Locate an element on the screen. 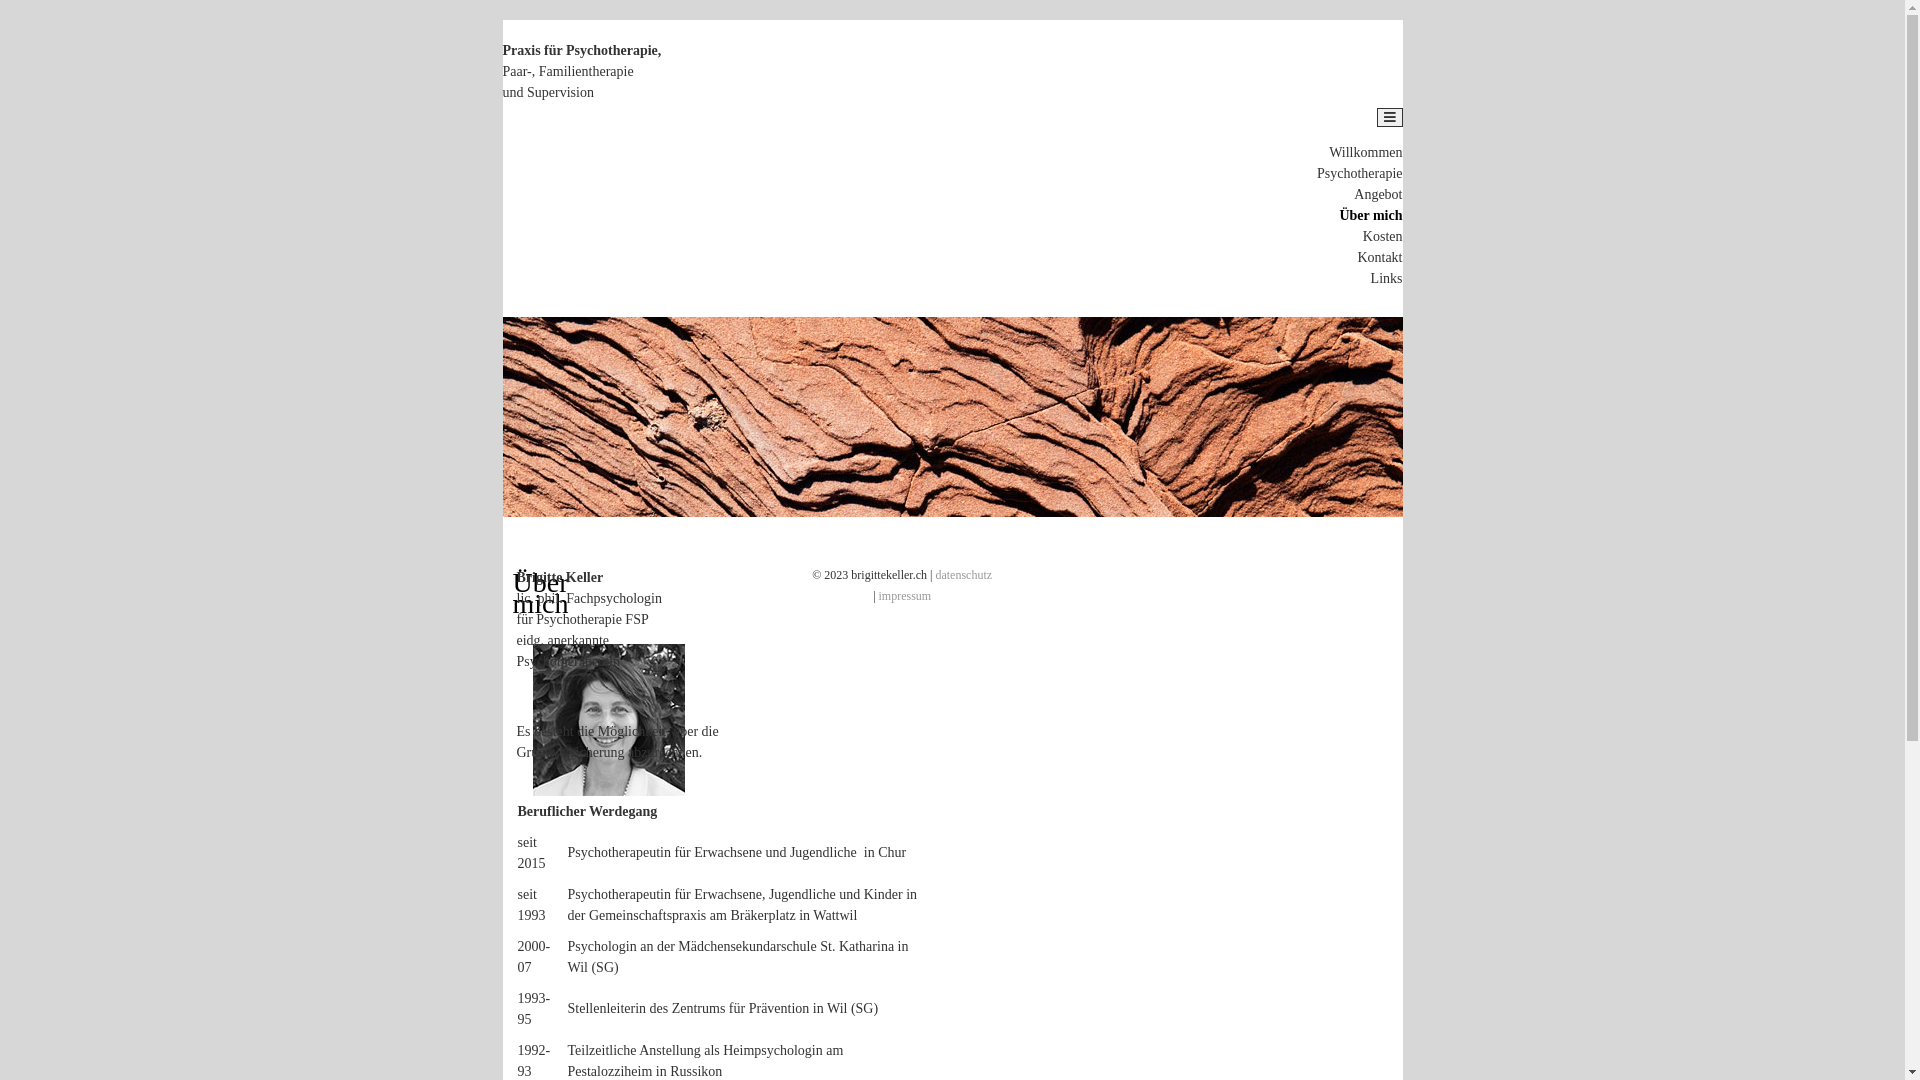  'datenschutz' is located at coordinates (934, 574).